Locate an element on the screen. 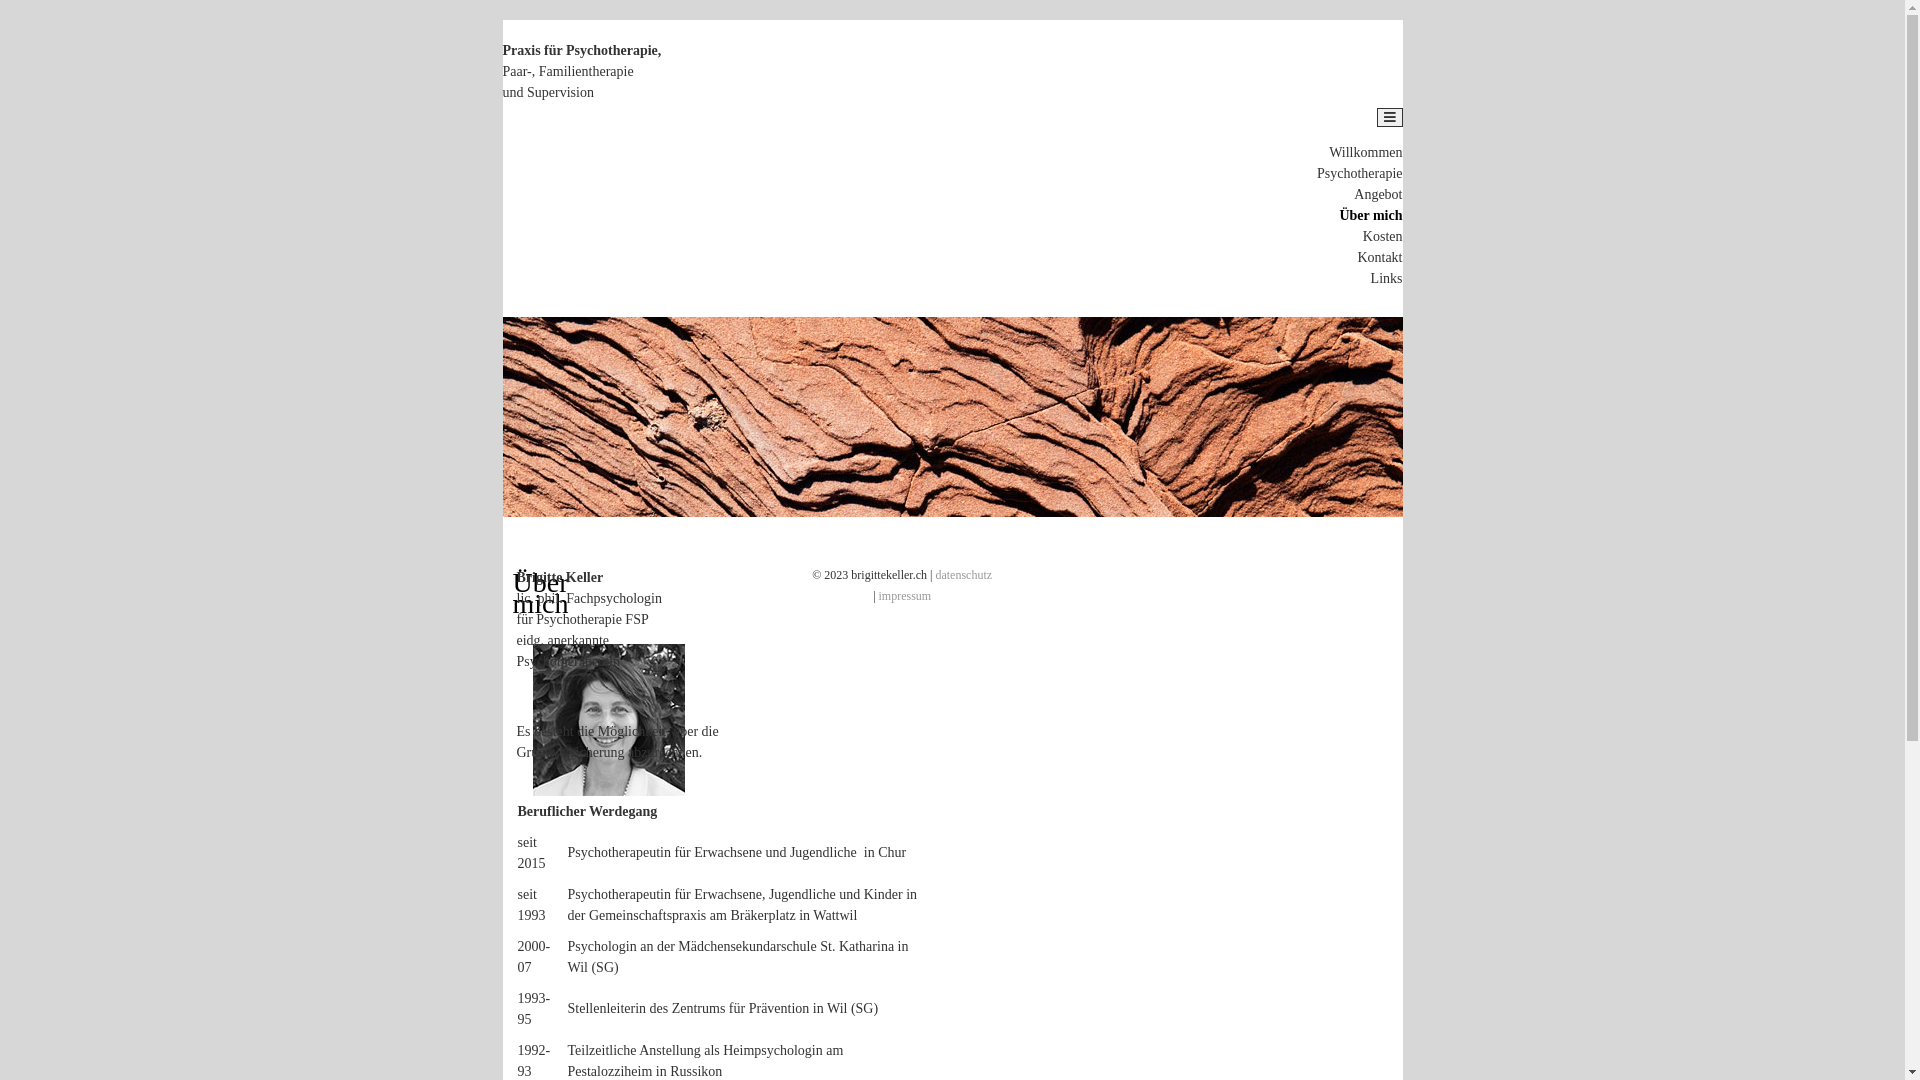  'datenschutz' is located at coordinates (934, 574).